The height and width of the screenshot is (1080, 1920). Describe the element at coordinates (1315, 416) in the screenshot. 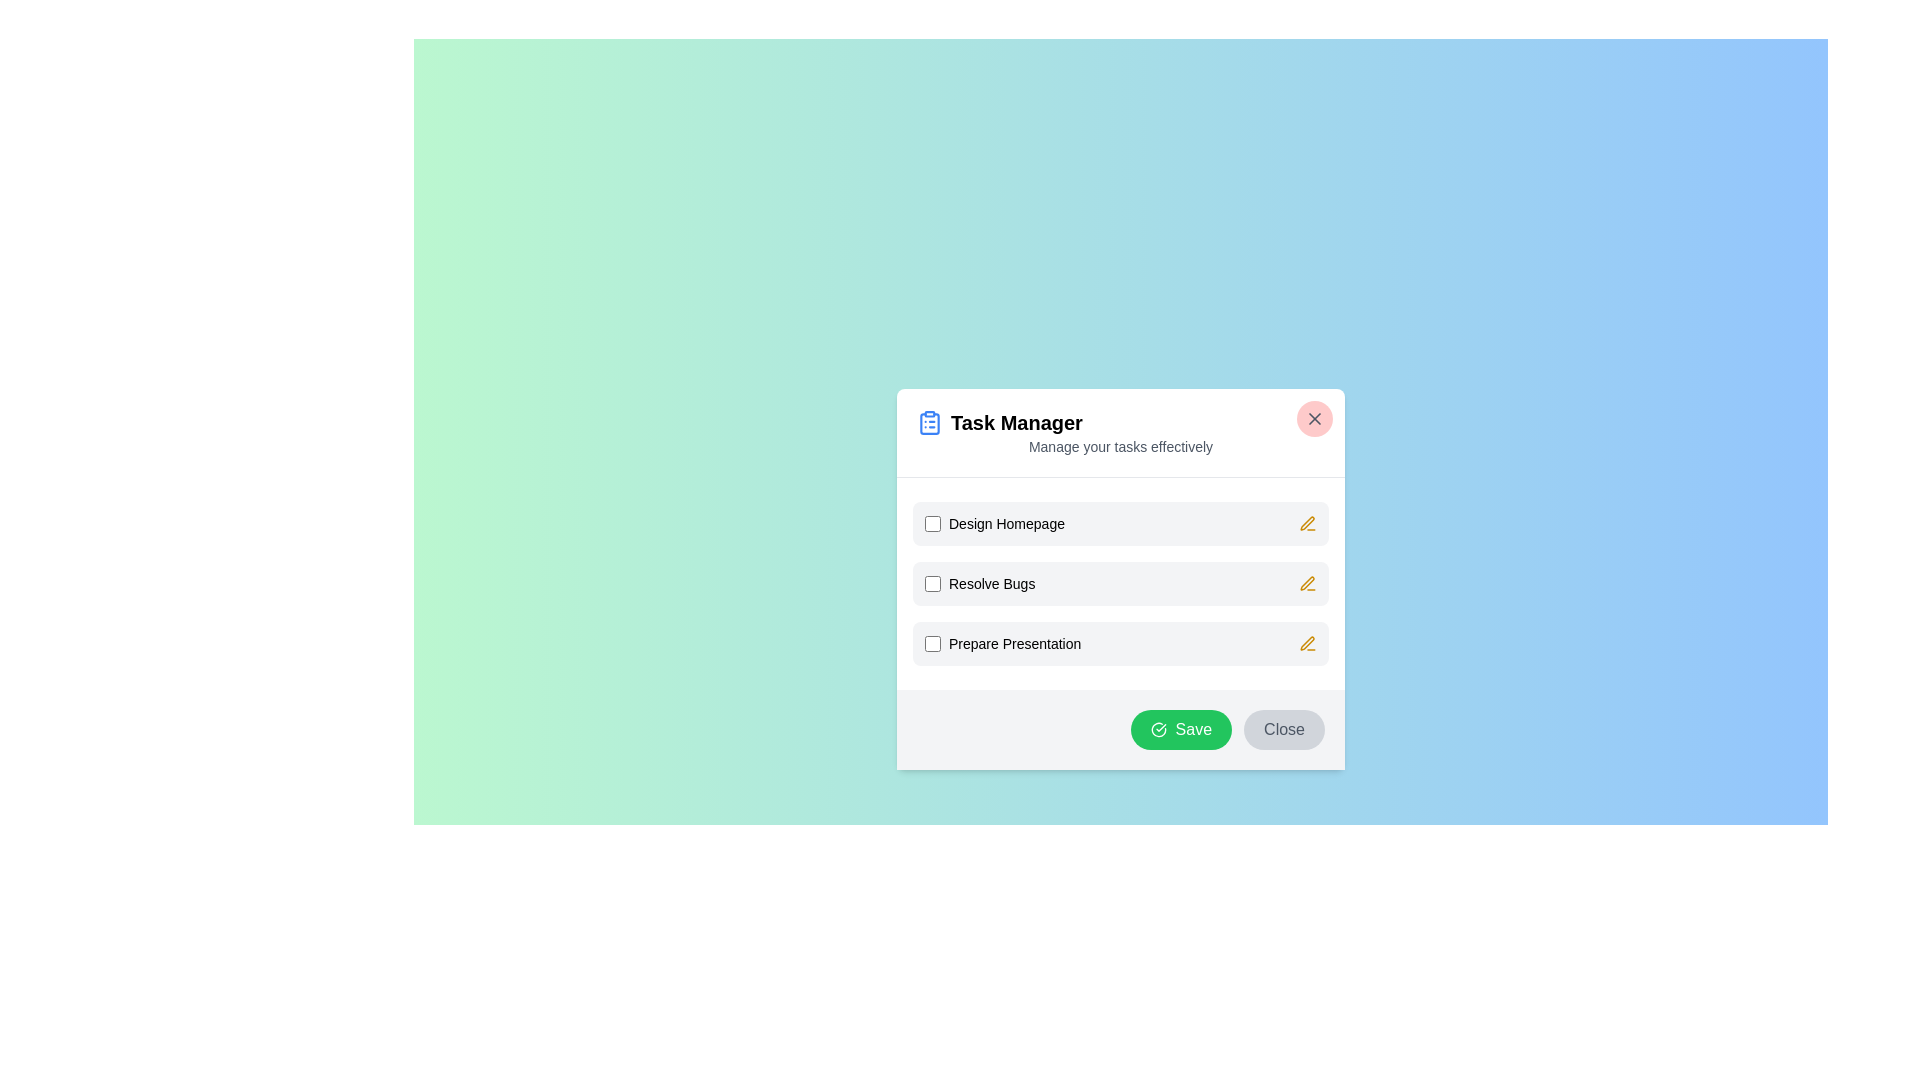

I see `the close button located at the top-right corner of the 'Task Manager' modal` at that location.